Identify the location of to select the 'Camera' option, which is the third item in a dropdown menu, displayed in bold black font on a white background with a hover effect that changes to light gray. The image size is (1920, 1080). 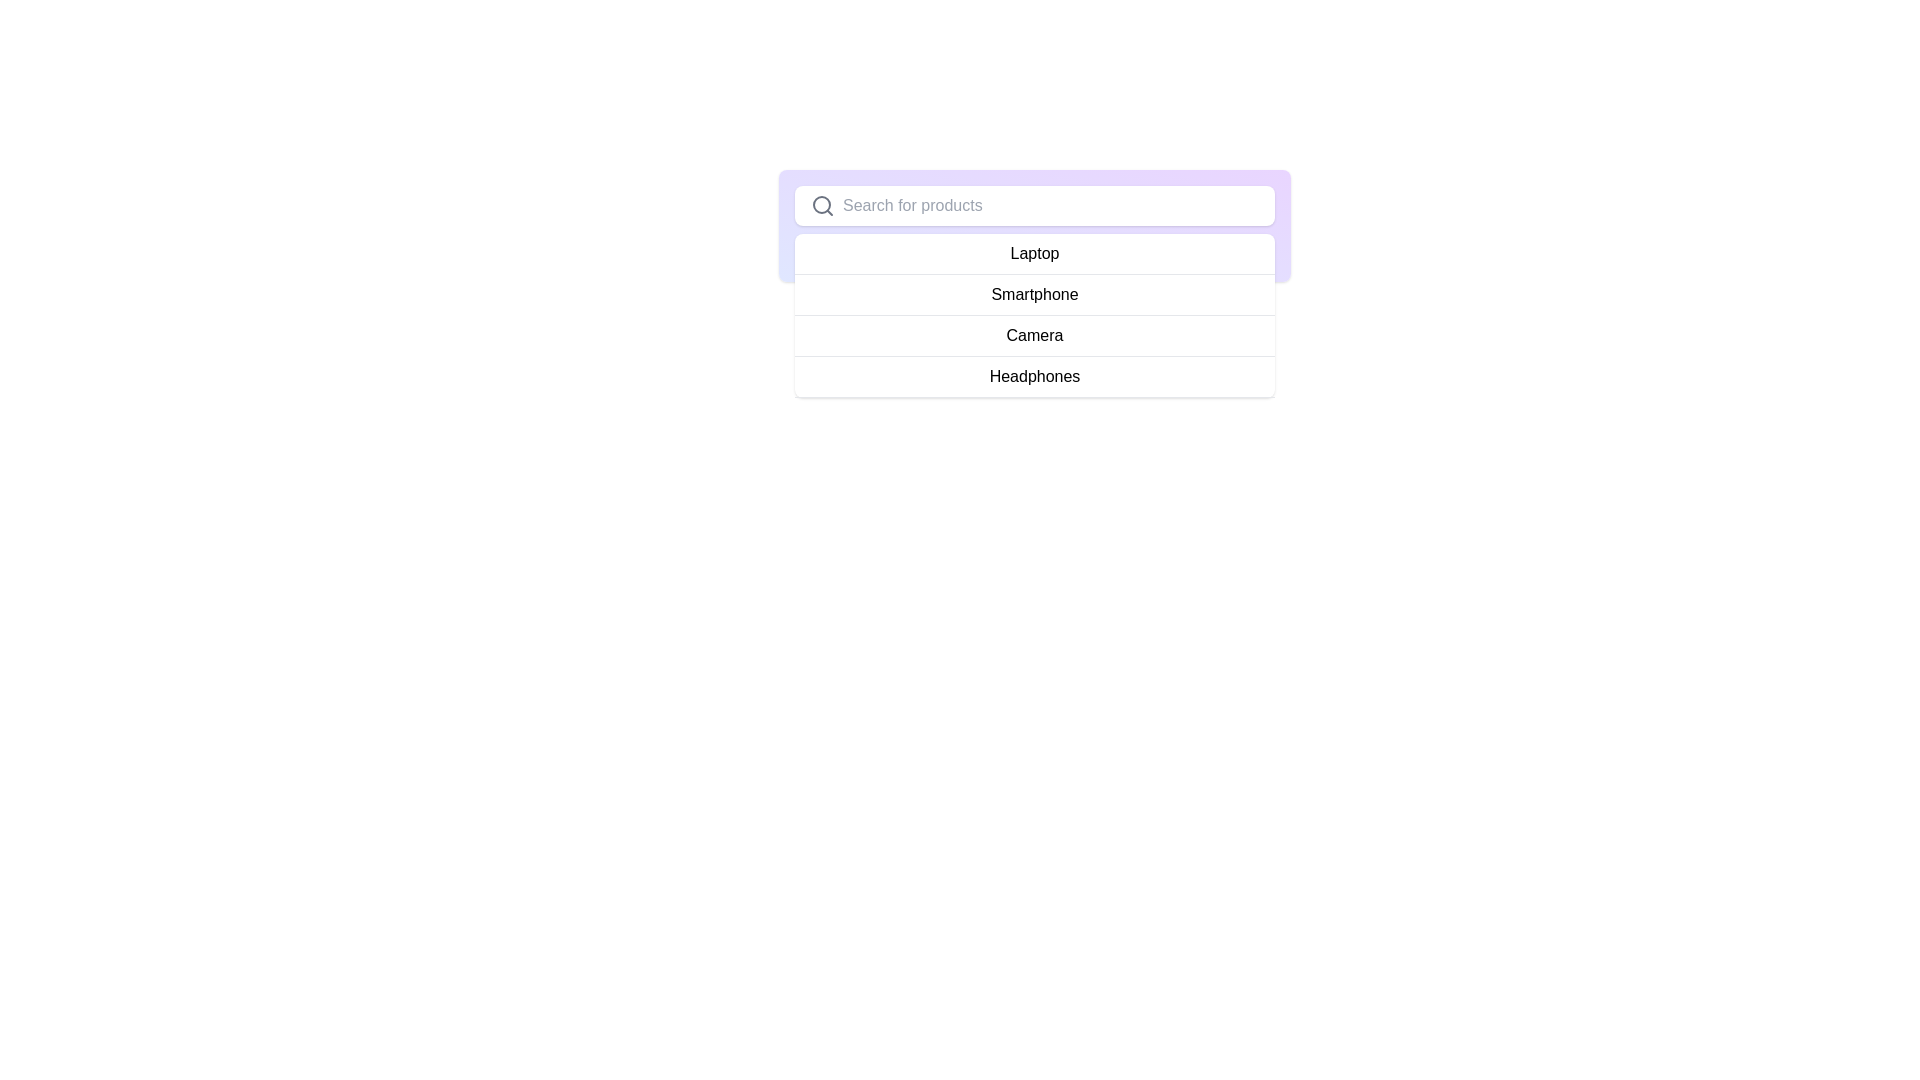
(1035, 335).